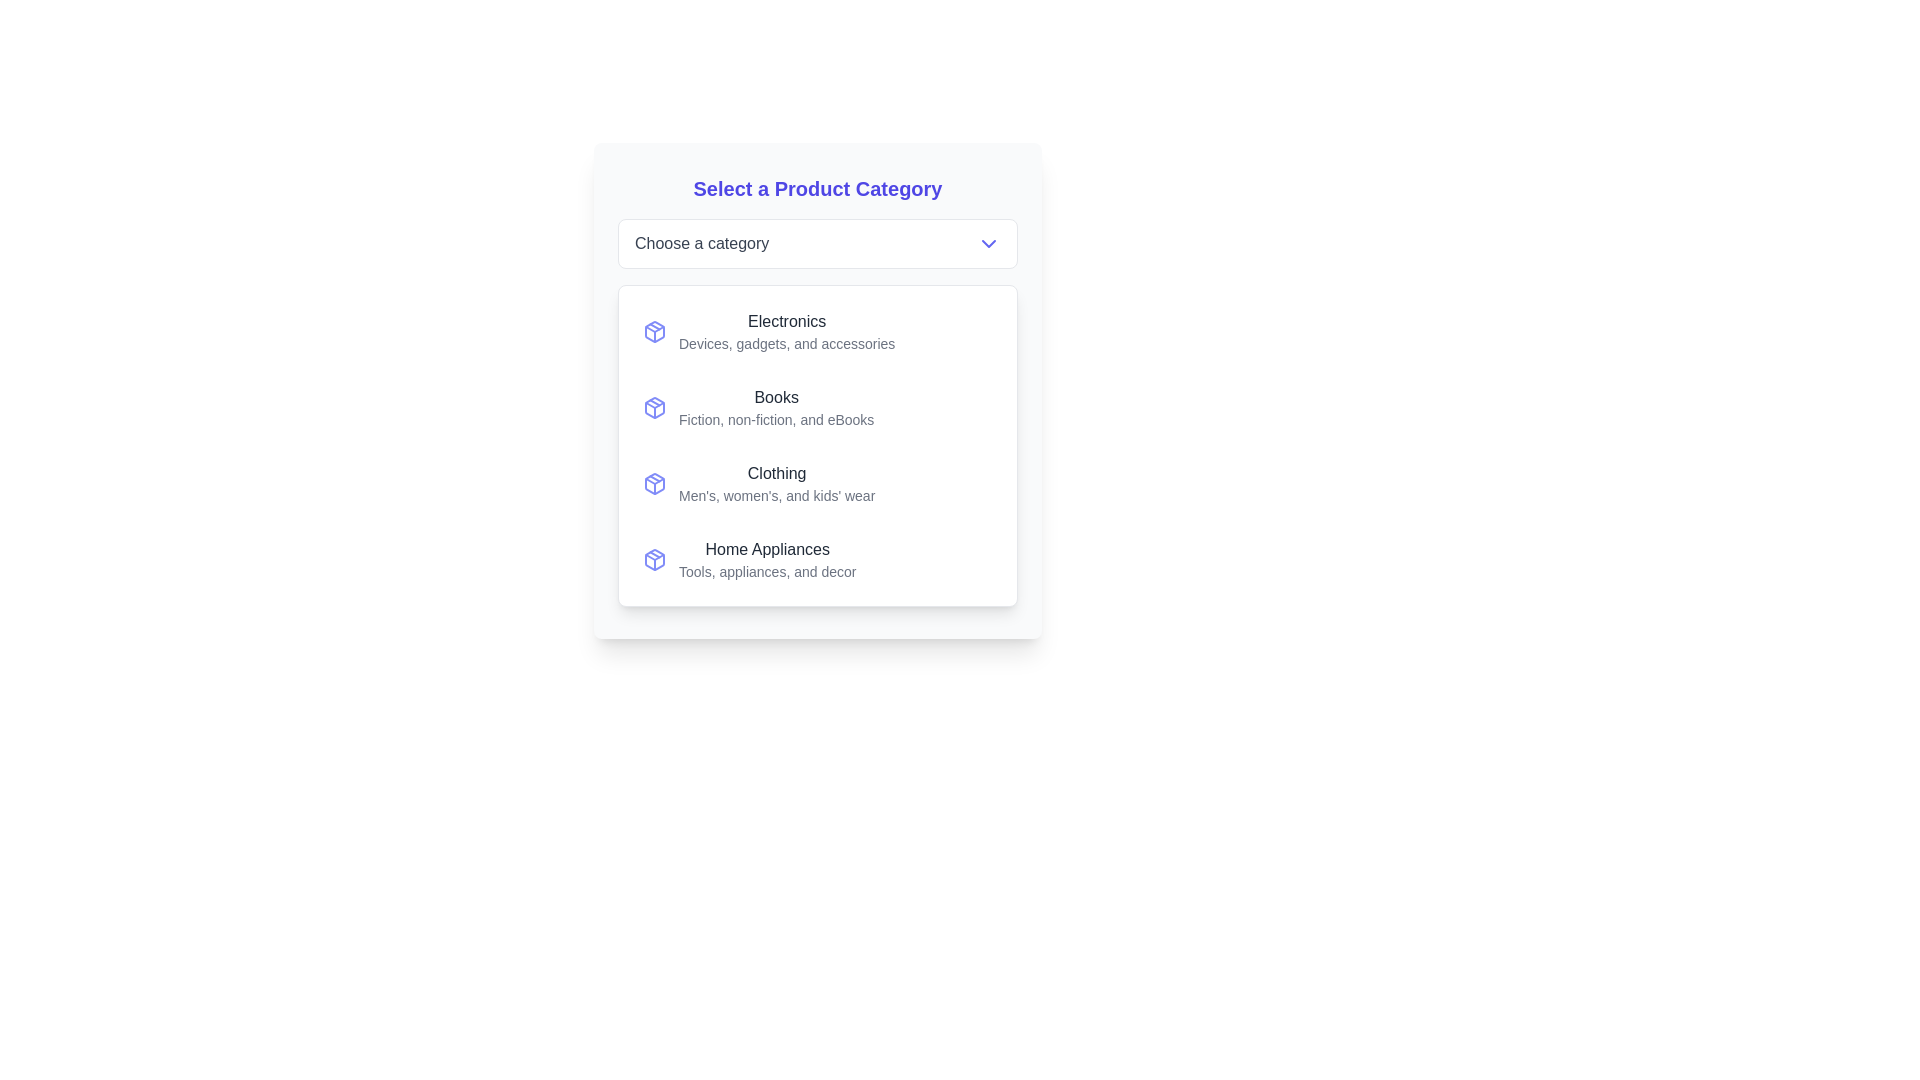  I want to click on the 'Electronics' category icon, which is located in the first row of the product category list, to the left of the text 'Electronics', so click(654, 330).